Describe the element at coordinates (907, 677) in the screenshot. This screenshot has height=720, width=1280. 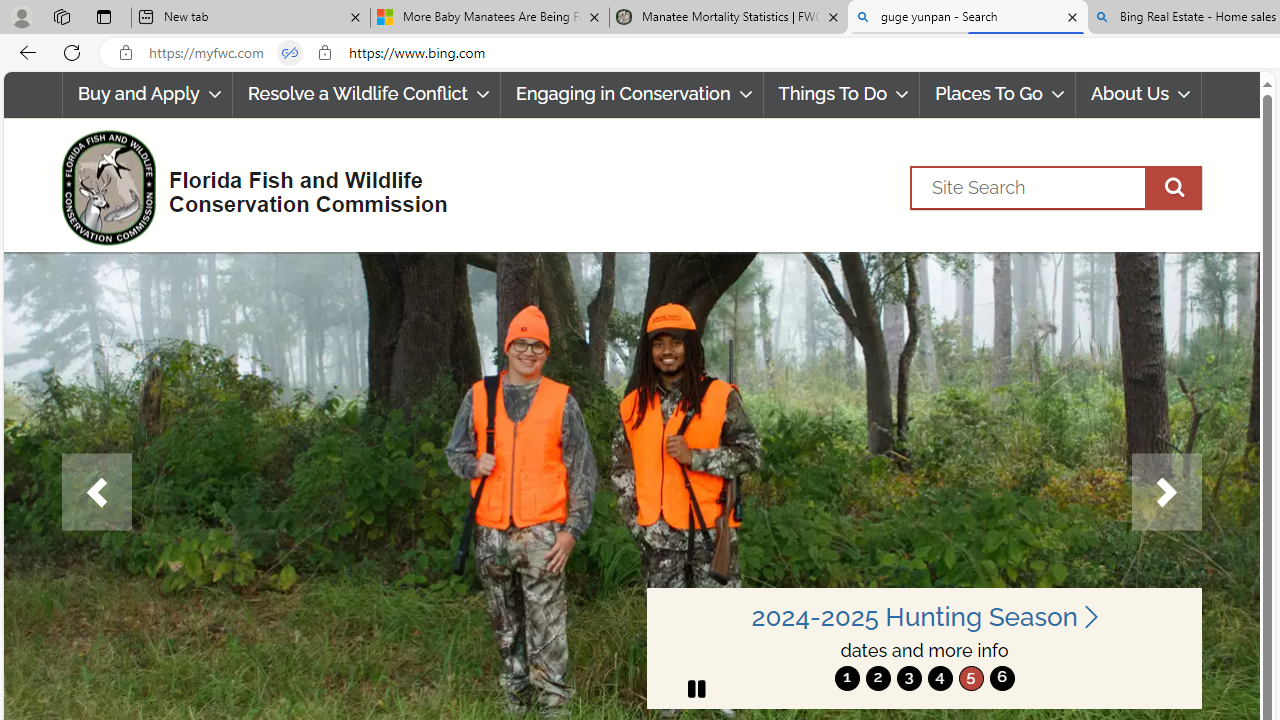
I see `'move to slide 3'` at that location.